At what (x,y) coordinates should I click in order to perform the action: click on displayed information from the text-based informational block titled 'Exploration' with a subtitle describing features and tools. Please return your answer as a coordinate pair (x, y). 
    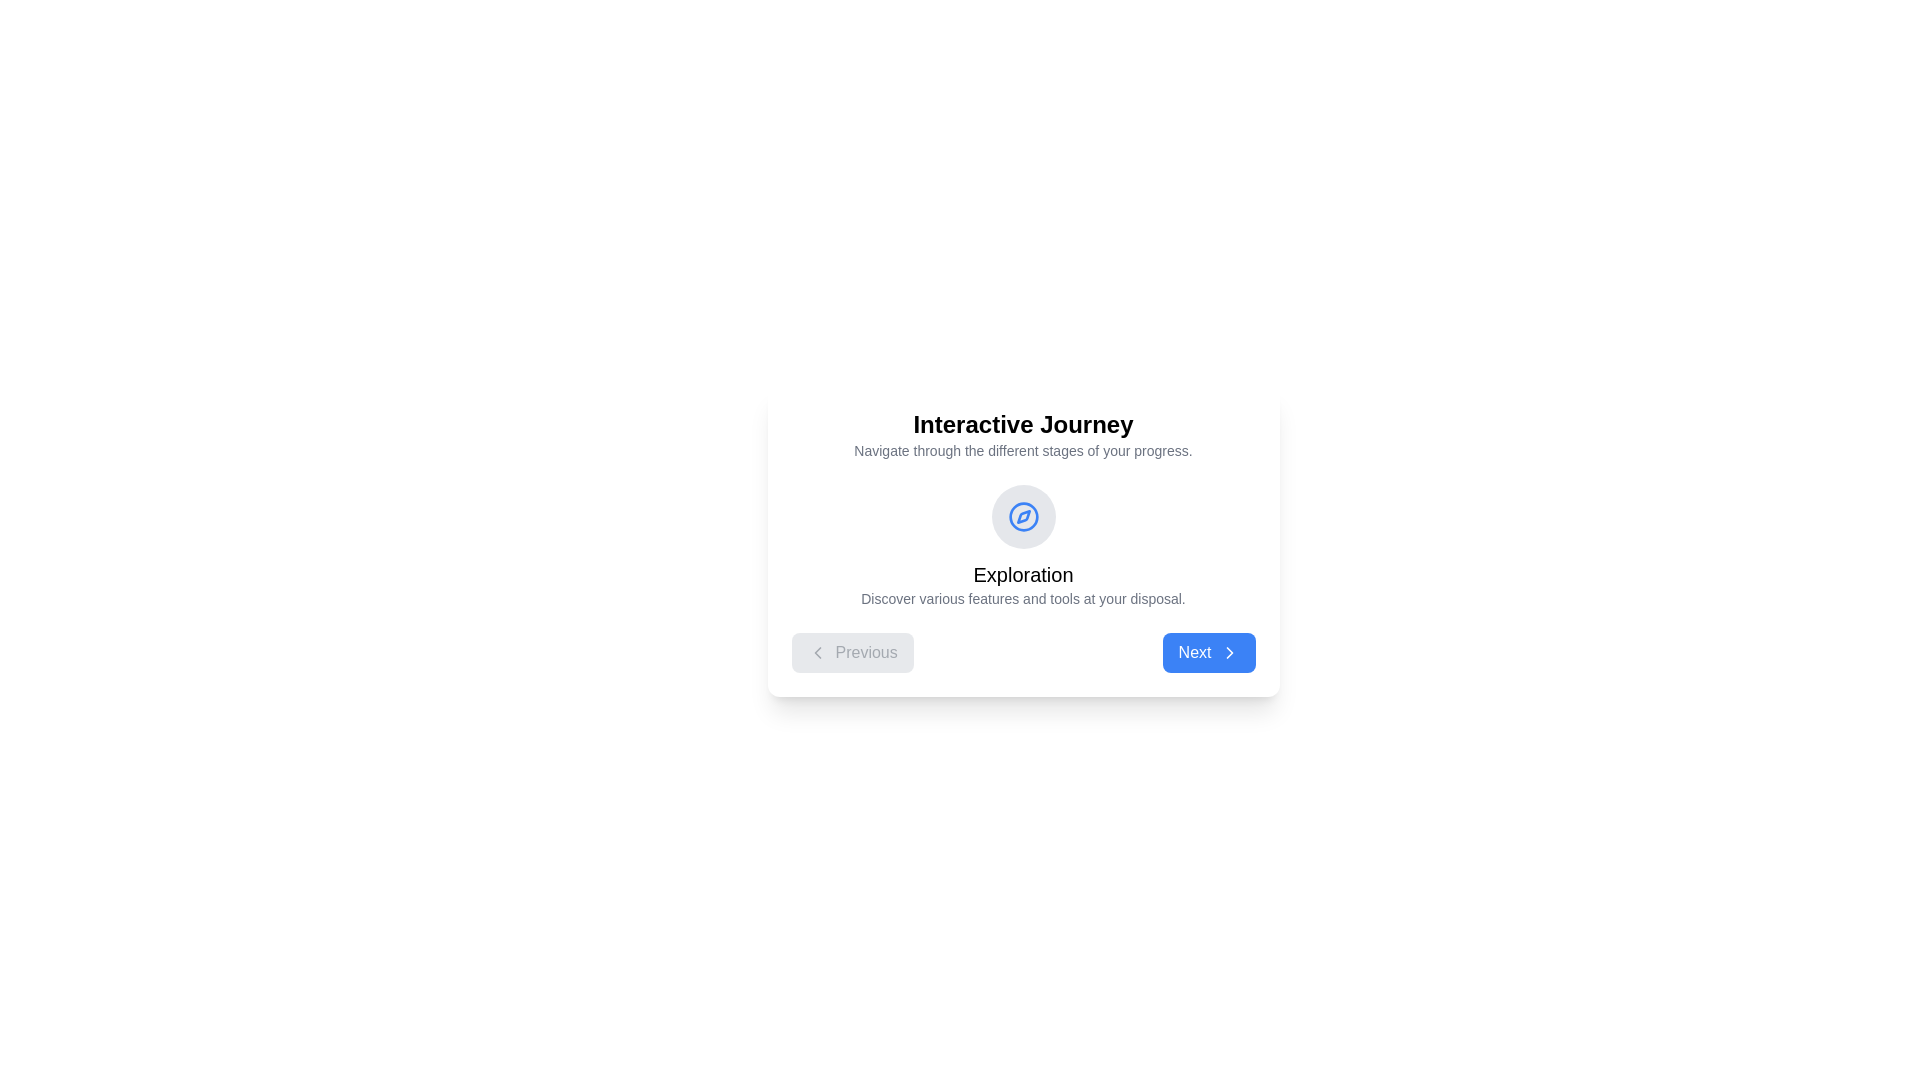
    Looking at the image, I should click on (1023, 578).